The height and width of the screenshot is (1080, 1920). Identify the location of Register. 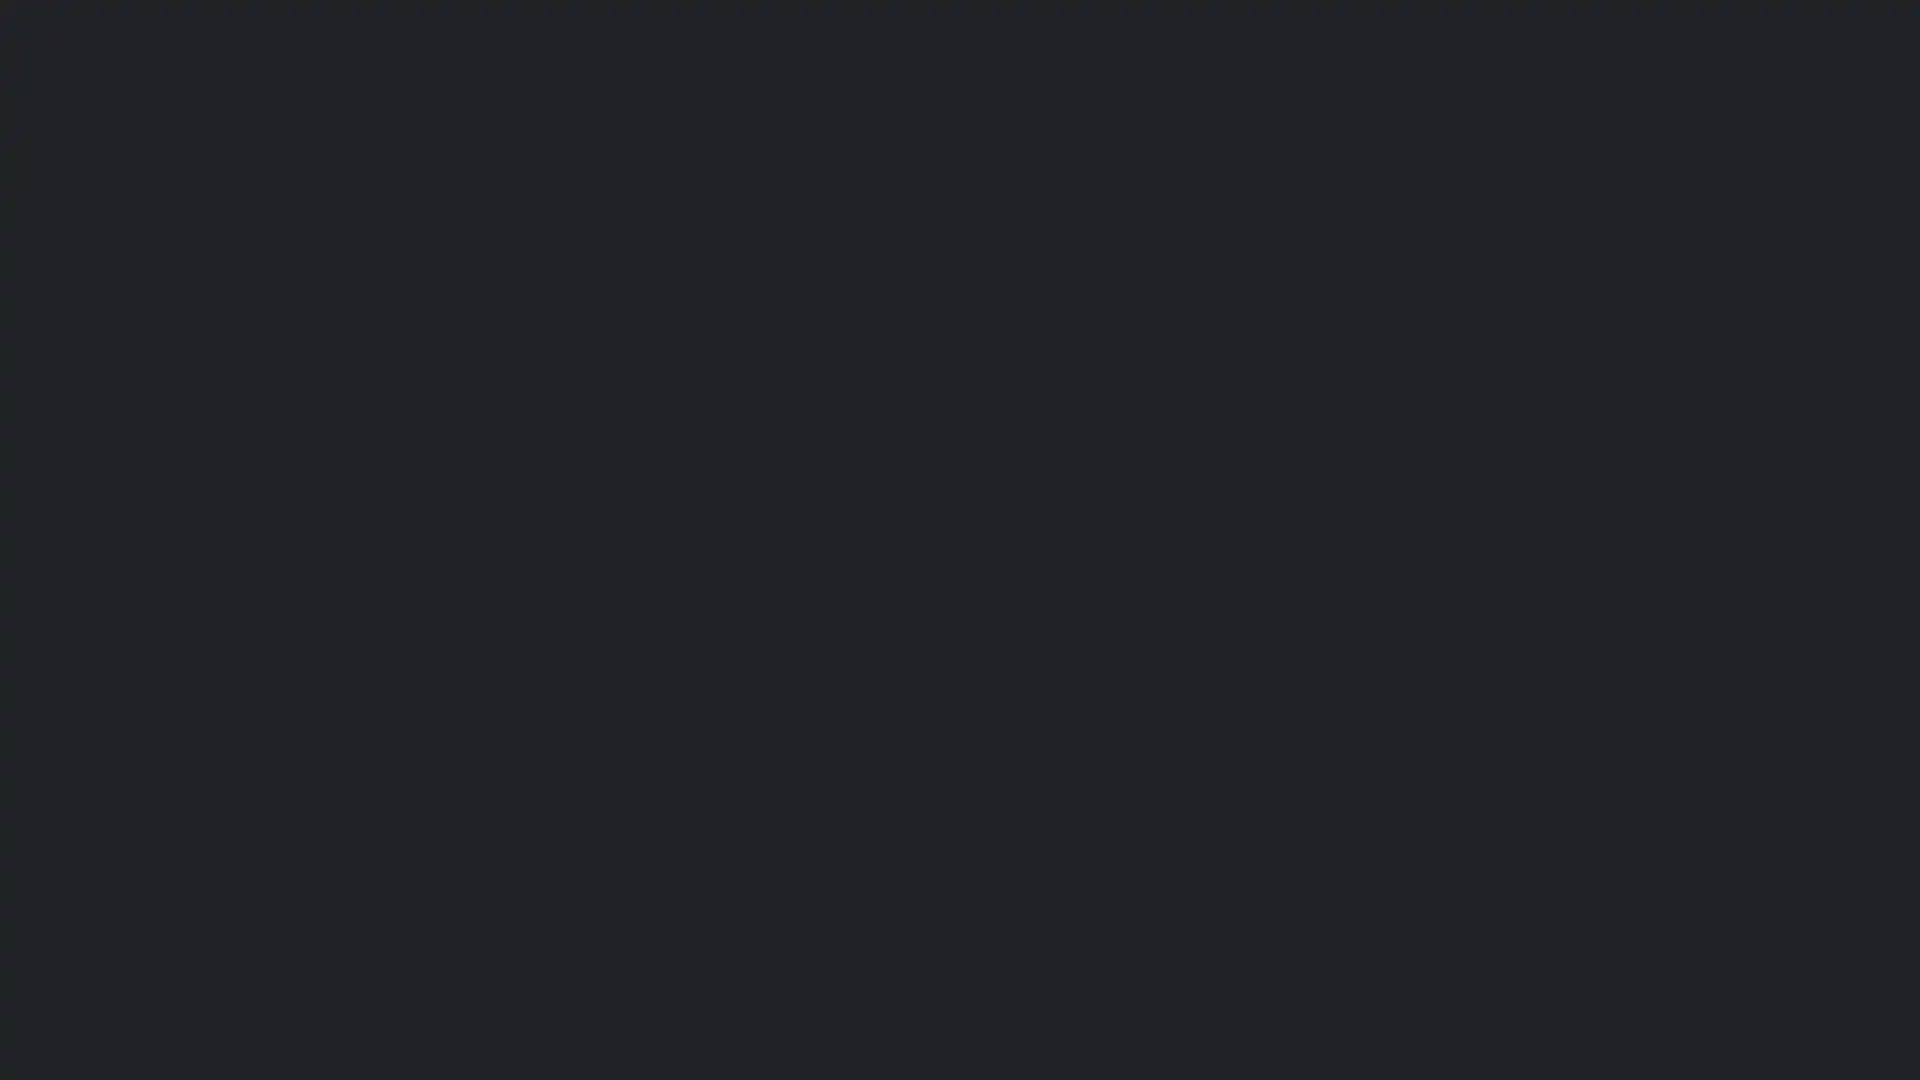
(732, 701).